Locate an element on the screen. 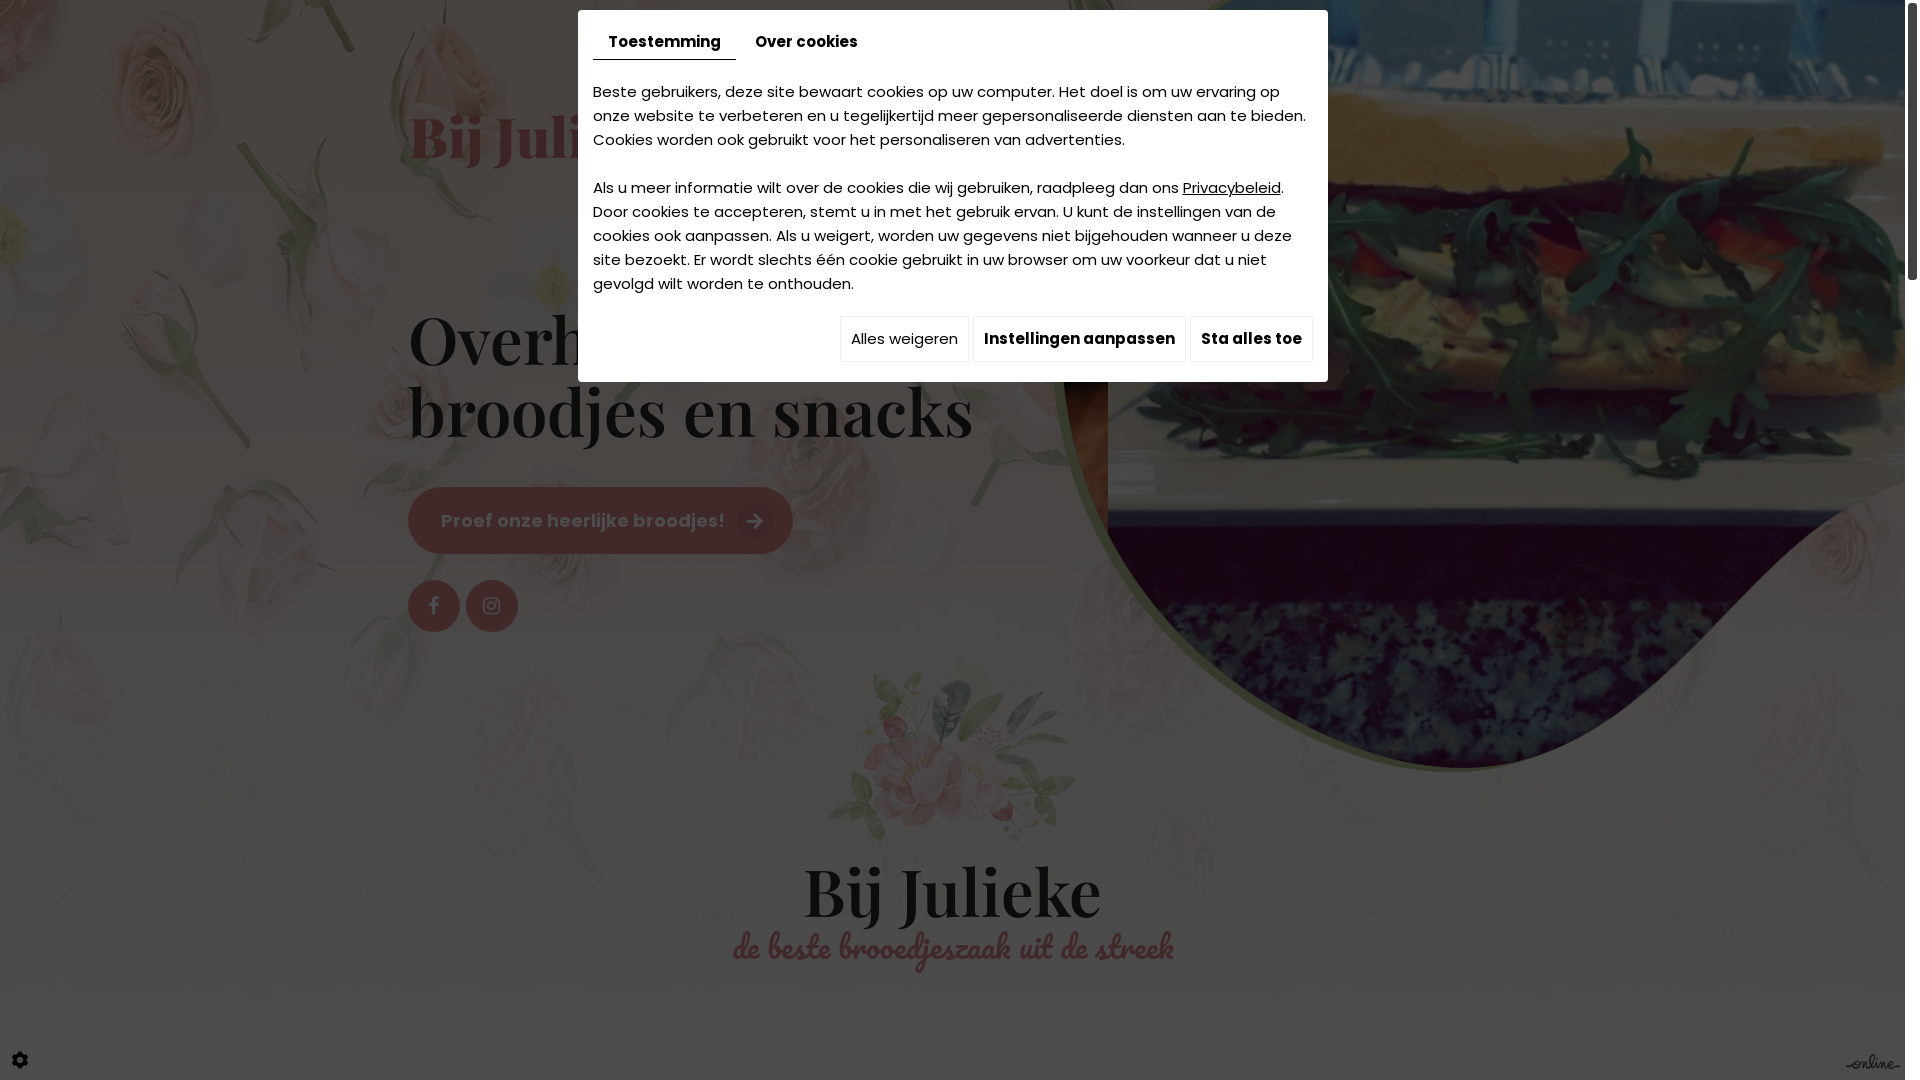  'Over cookies' is located at coordinates (806, 42).